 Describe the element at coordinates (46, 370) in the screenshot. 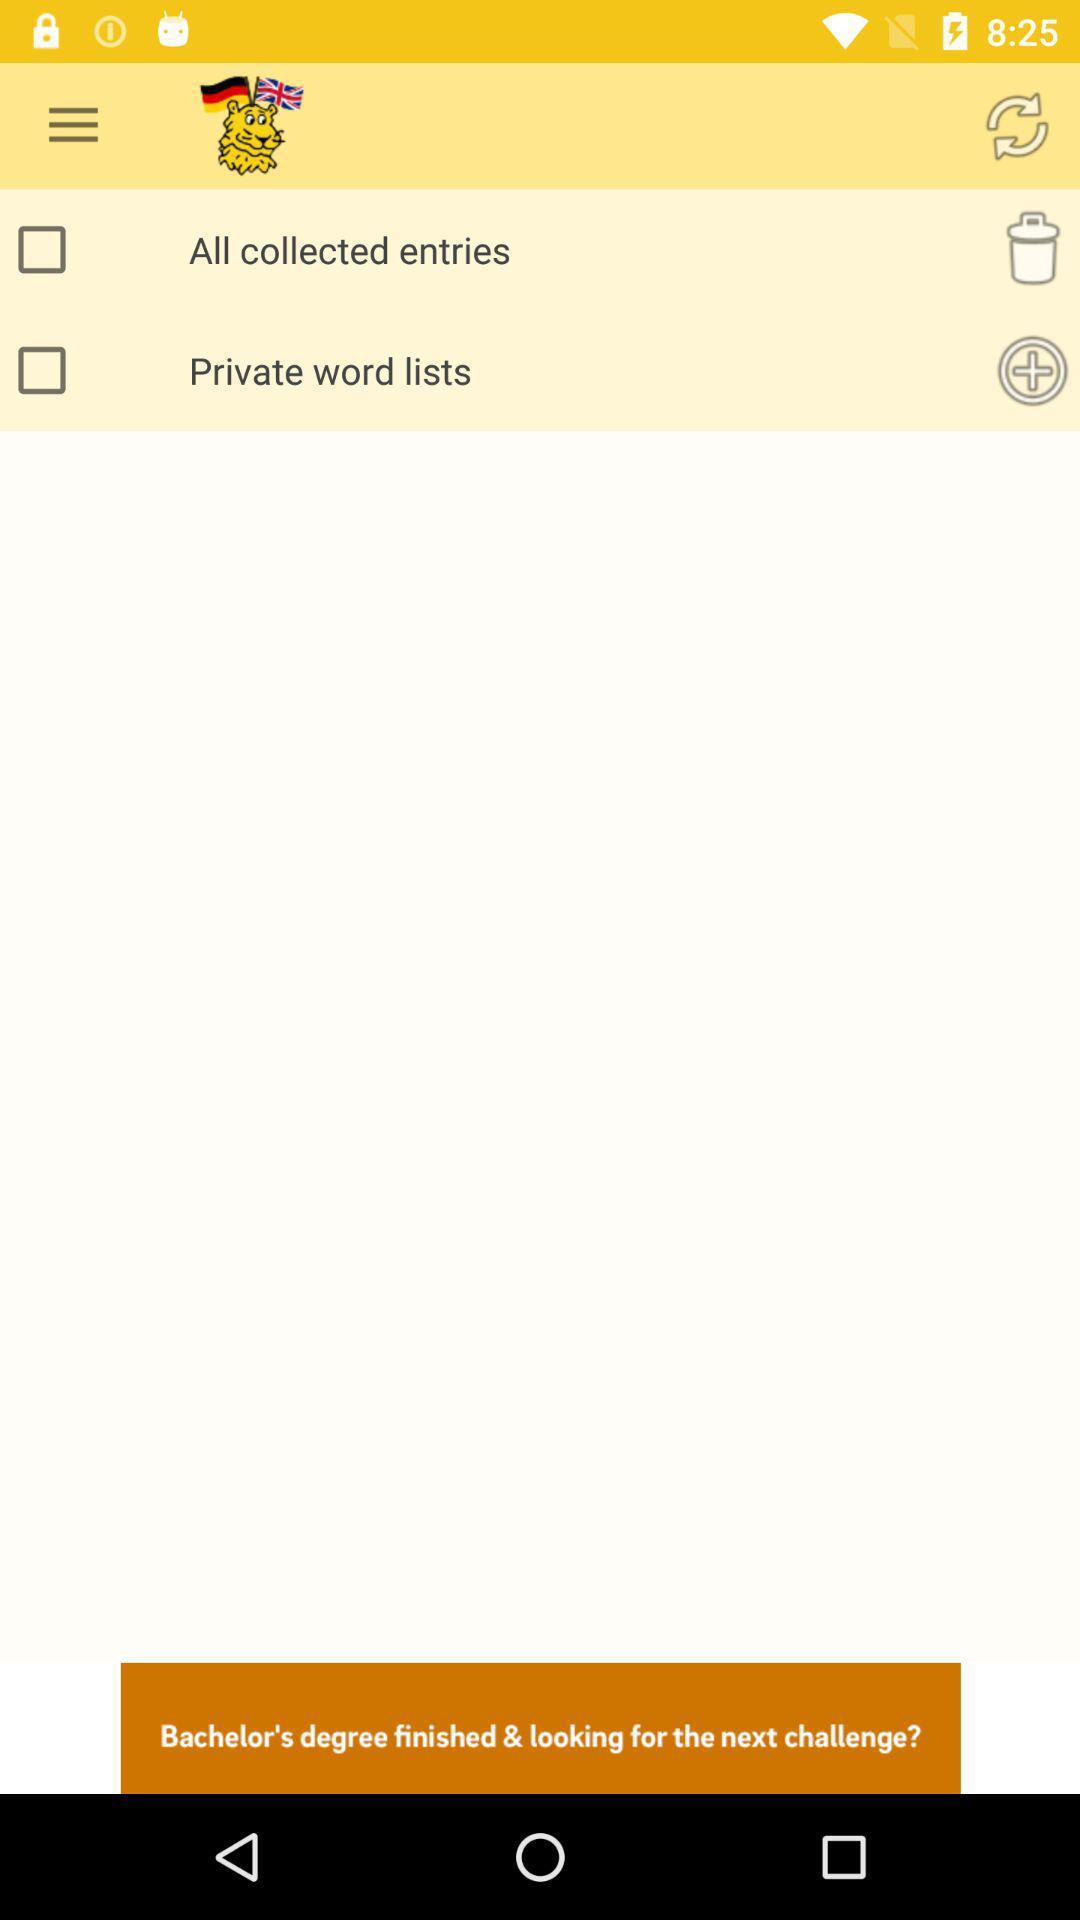

I see `private word lists` at that location.